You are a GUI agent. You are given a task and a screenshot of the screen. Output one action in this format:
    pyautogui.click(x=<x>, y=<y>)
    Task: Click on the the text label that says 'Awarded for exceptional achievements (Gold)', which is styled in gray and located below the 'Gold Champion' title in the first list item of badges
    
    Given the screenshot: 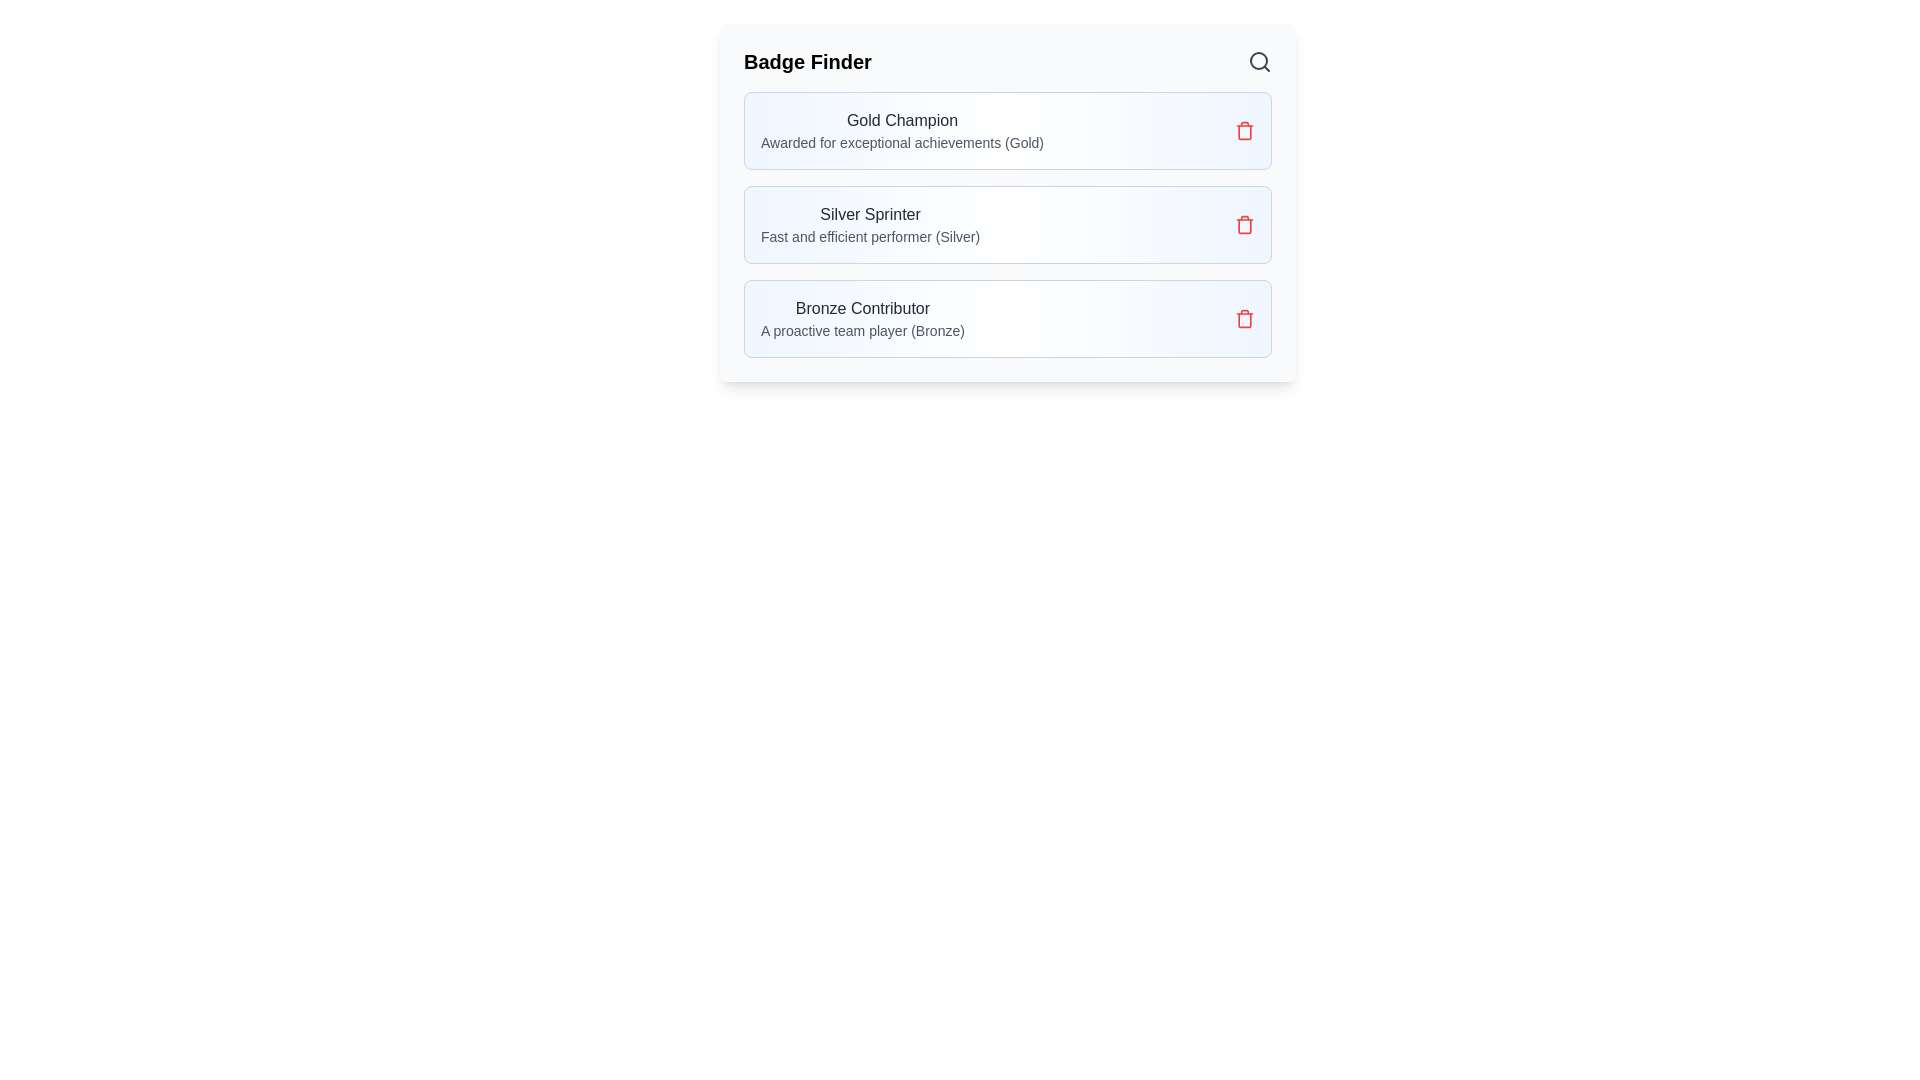 What is the action you would take?
    pyautogui.click(x=901, y=141)
    